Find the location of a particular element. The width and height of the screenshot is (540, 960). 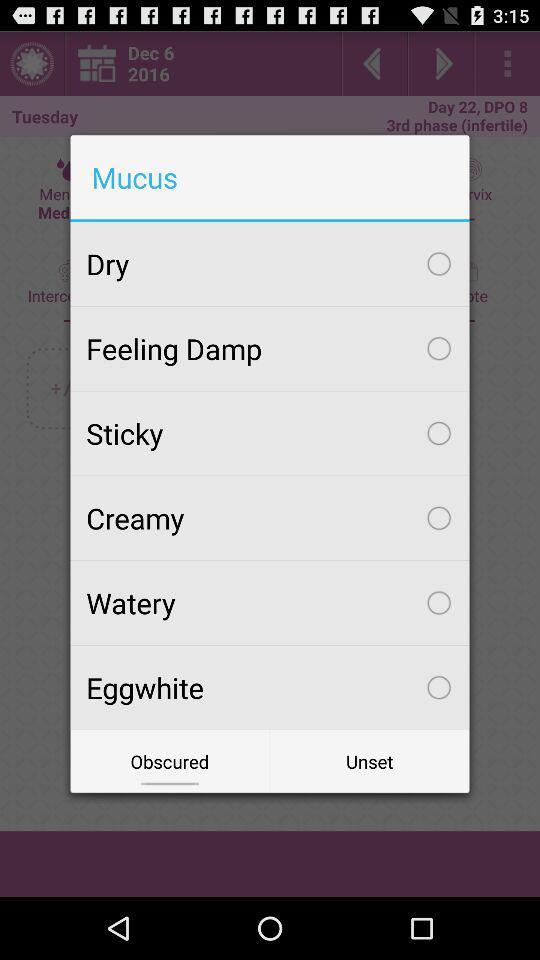

the item below the eggwhite item is located at coordinates (170, 760).